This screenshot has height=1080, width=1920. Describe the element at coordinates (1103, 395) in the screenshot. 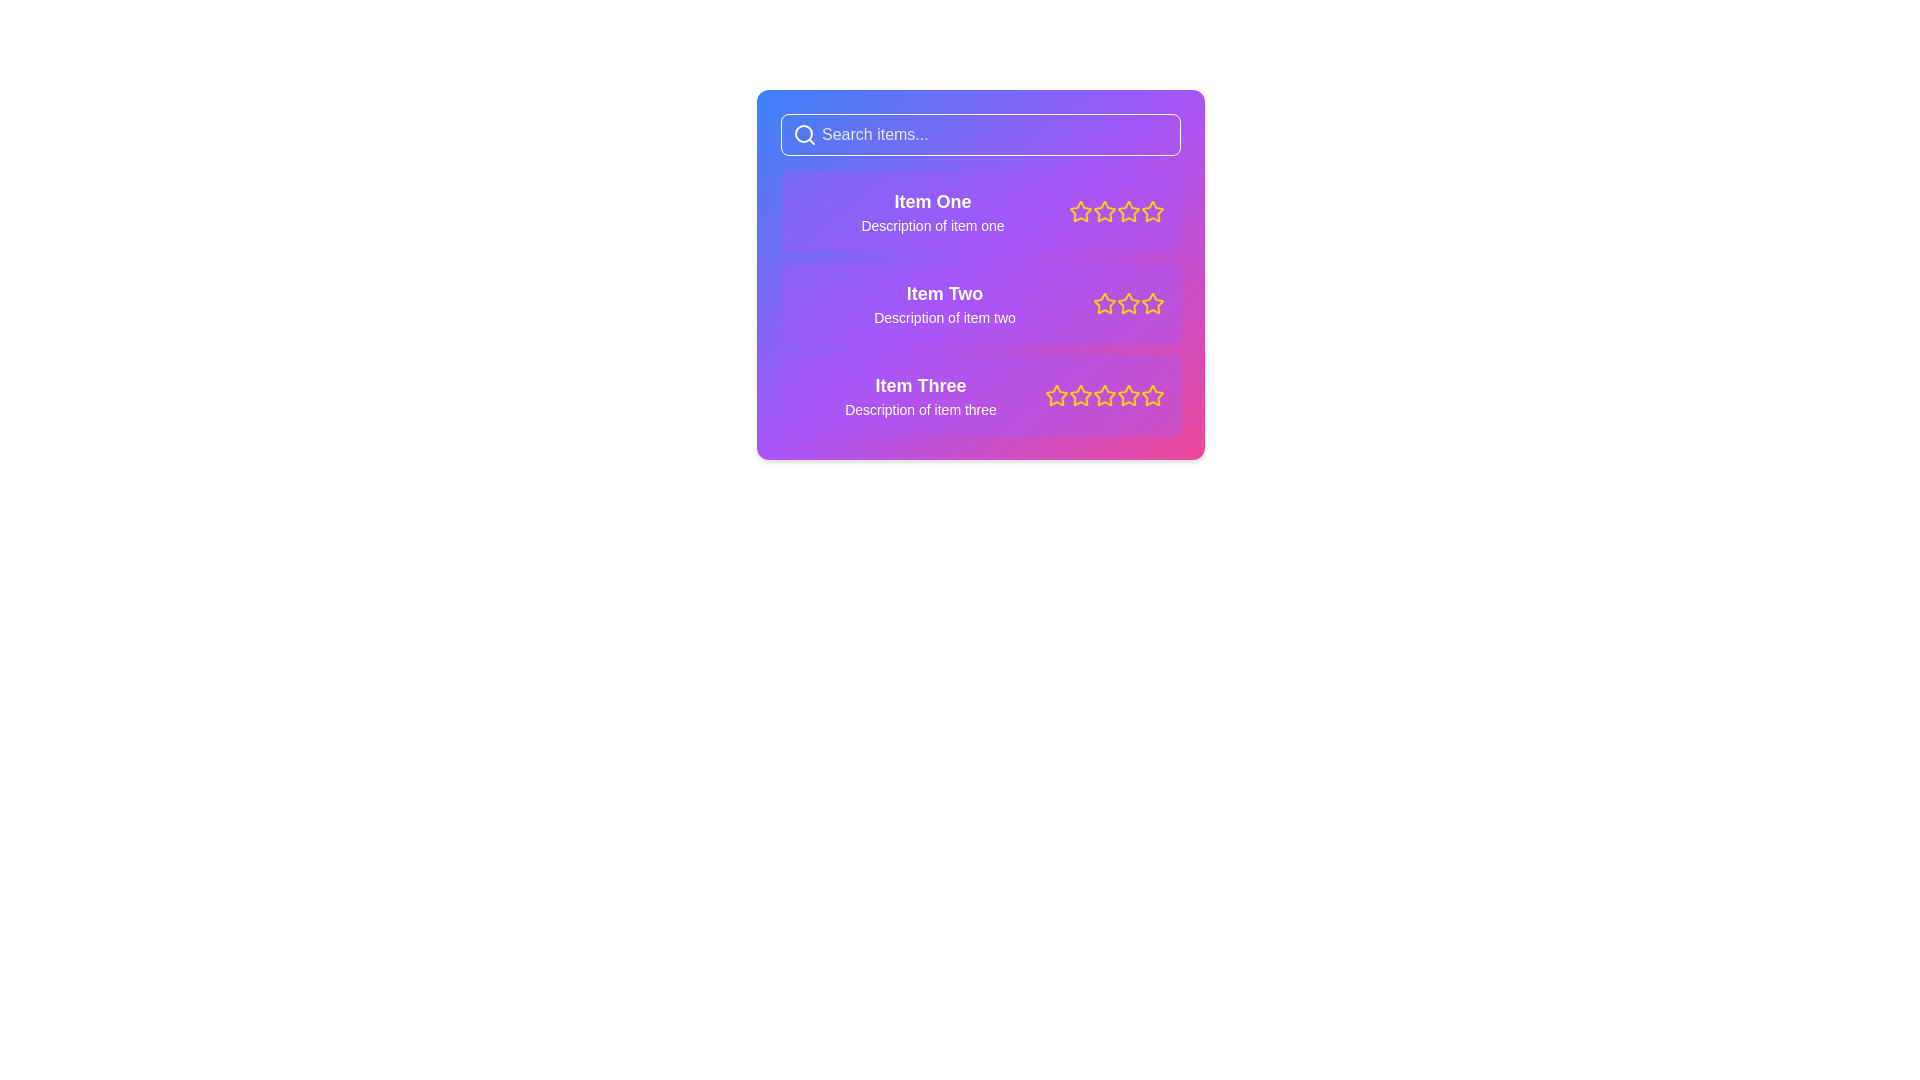

I see `the second star icon from the left in the rating system next to 'Item Three'` at that location.